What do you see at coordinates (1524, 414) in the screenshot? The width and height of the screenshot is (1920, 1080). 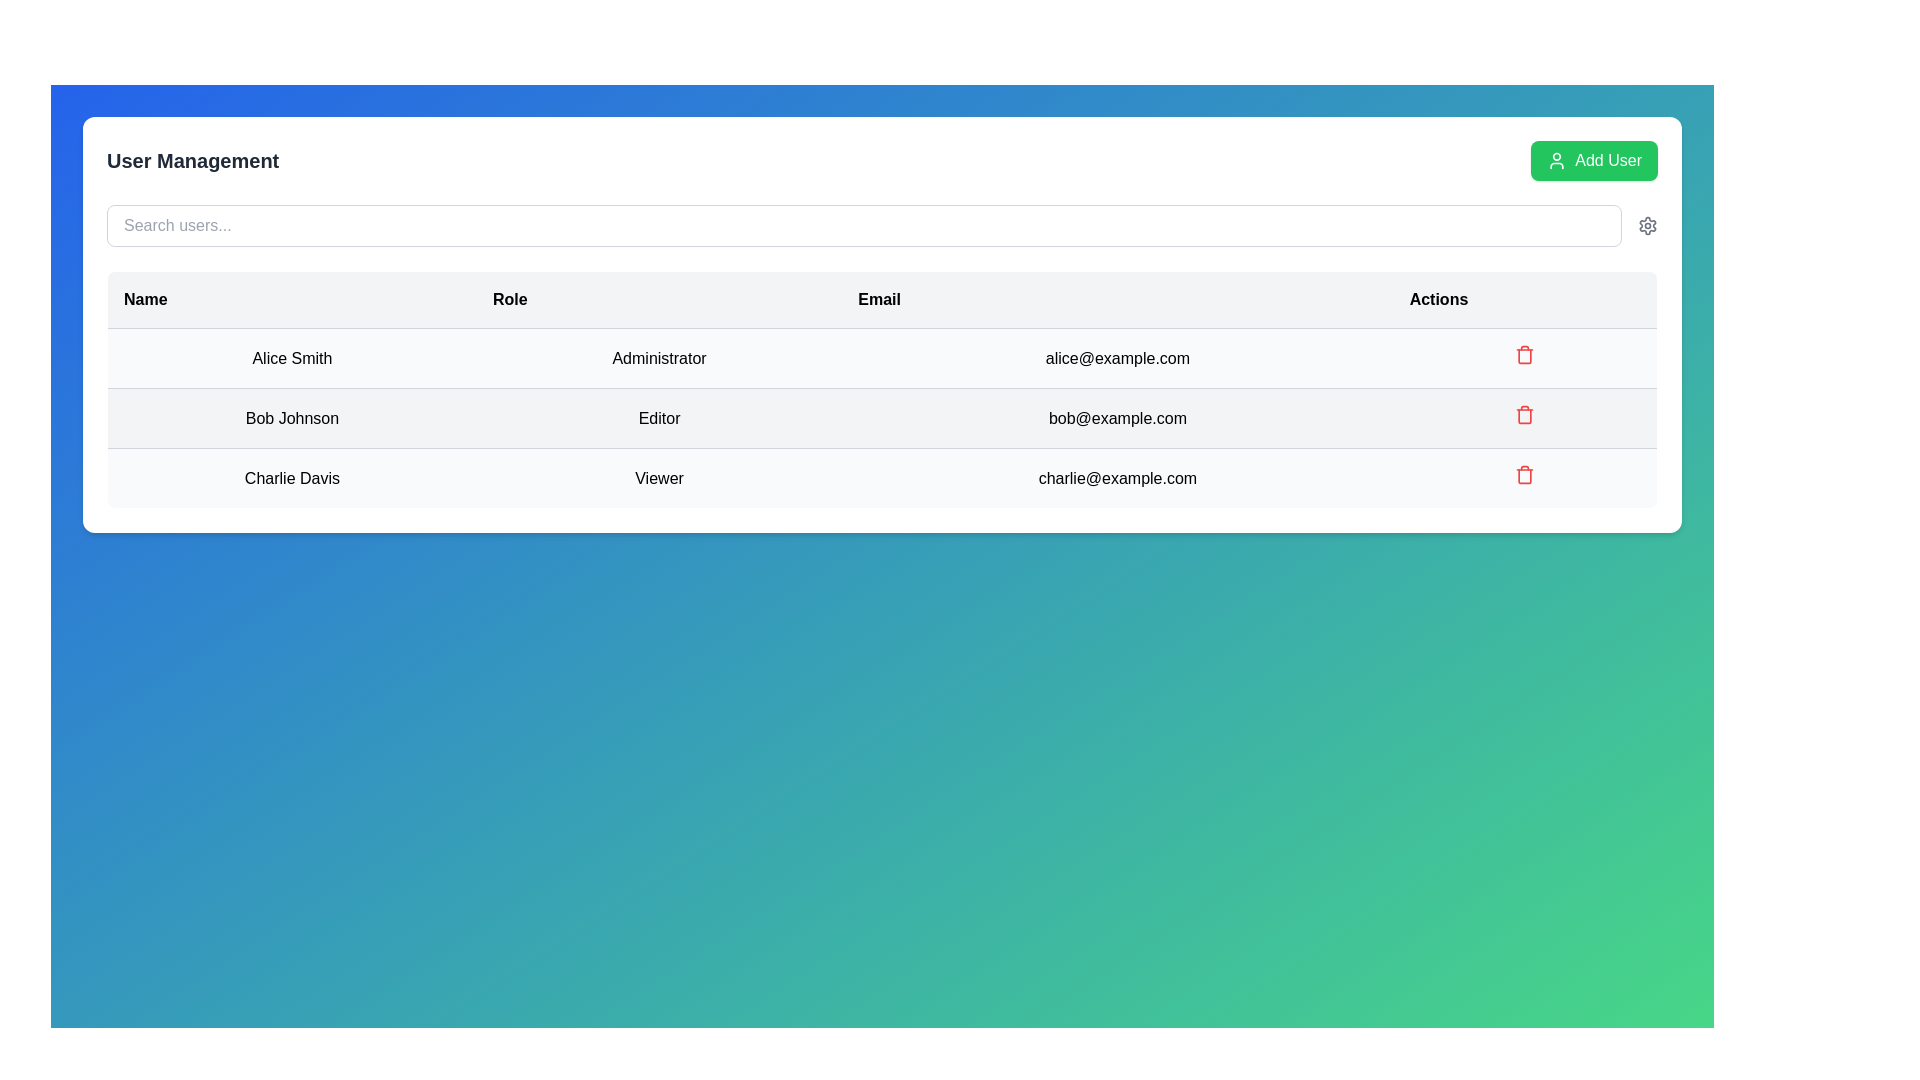 I see `the trash bin icon button in the 'Actions' column of the second row for user 'Bob Johnson' to enable accessibility interactions` at bounding box center [1524, 414].